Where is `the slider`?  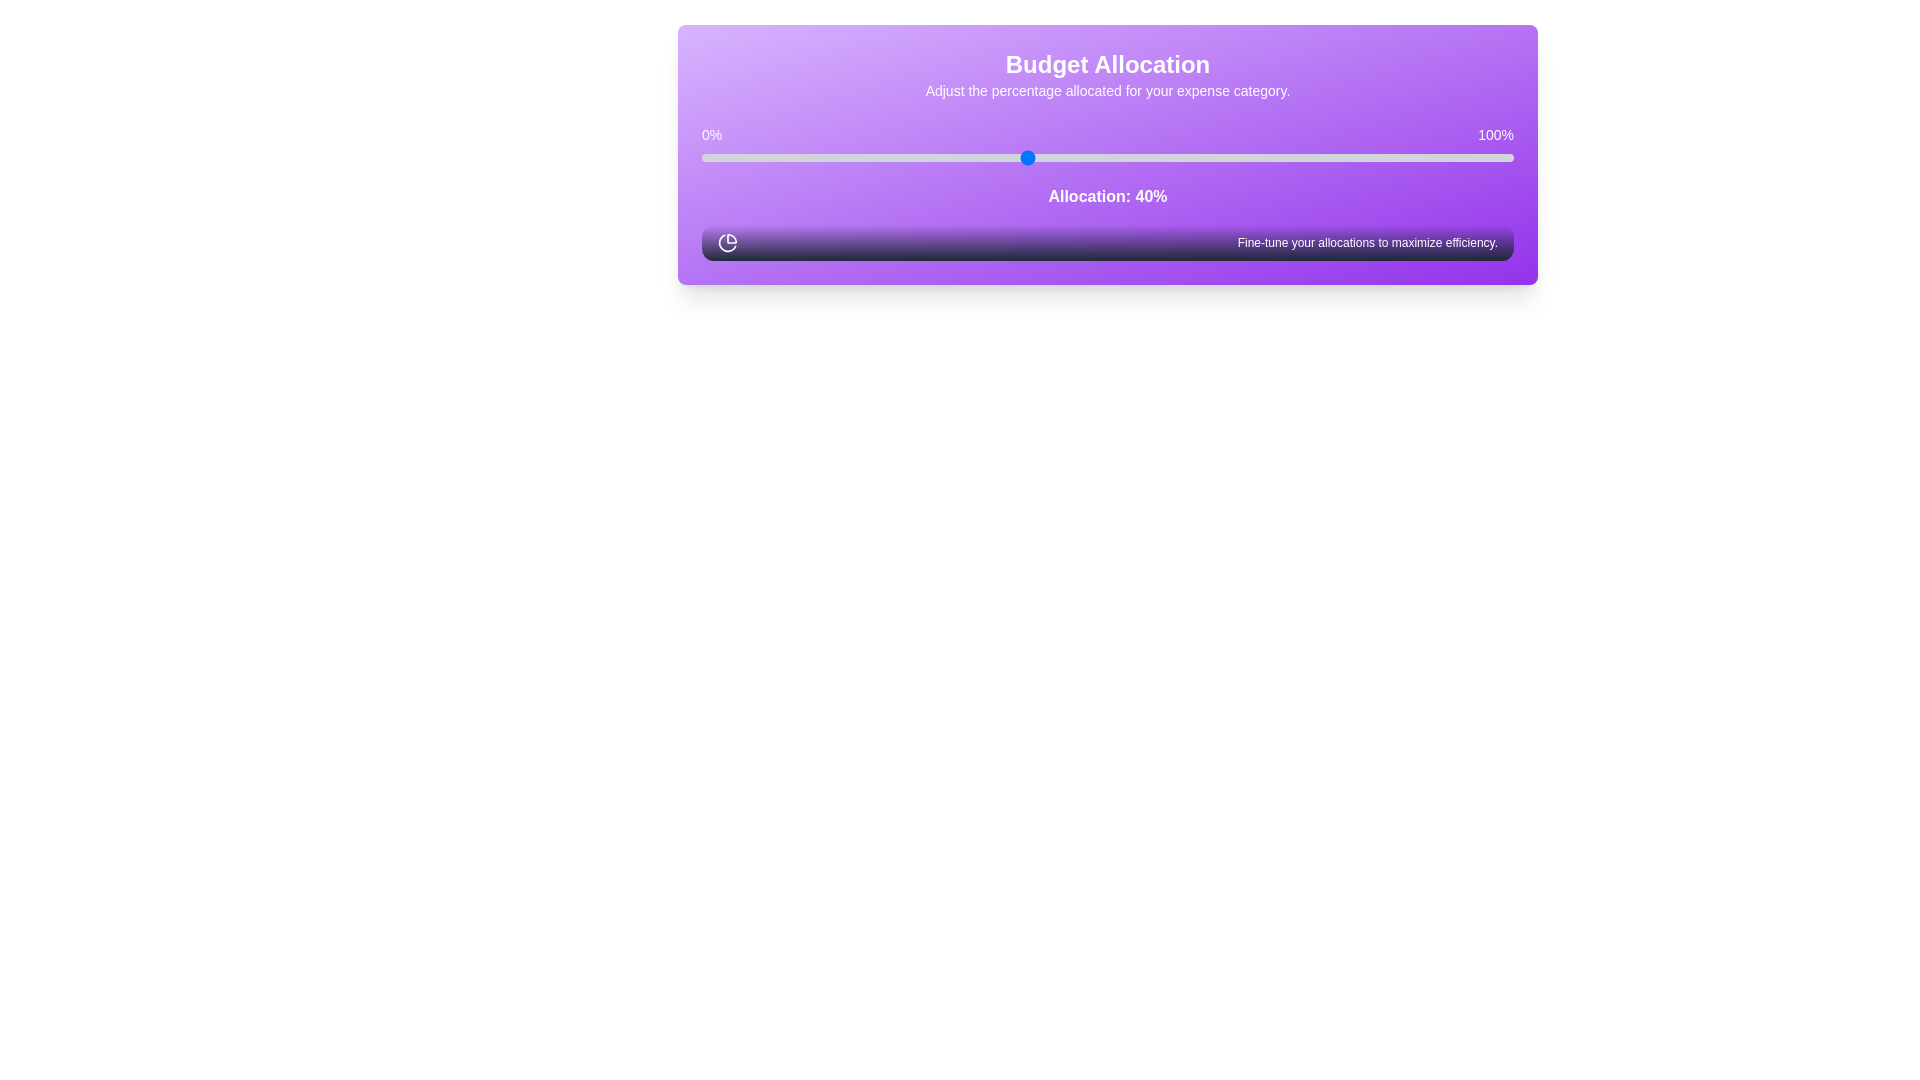 the slider is located at coordinates (1066, 157).